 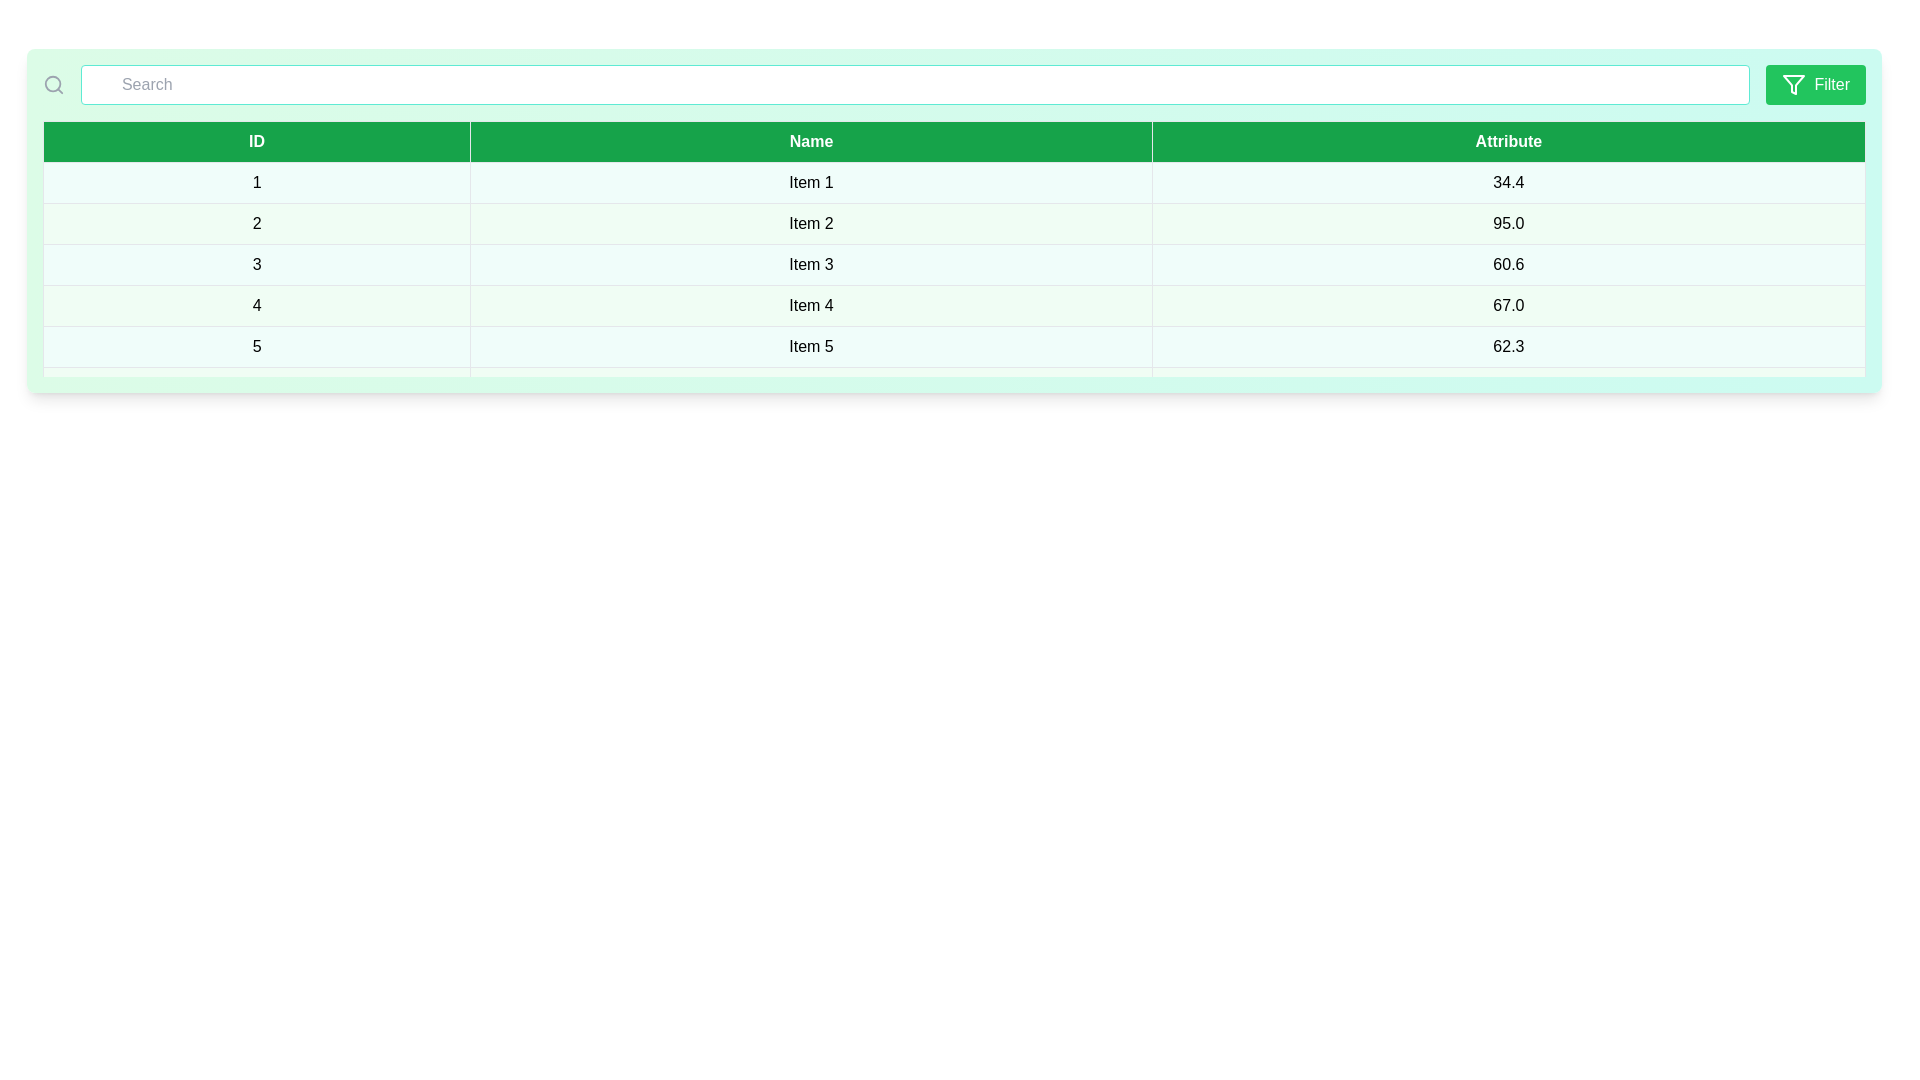 I want to click on the row corresponding to 2, so click(x=499, y=249).